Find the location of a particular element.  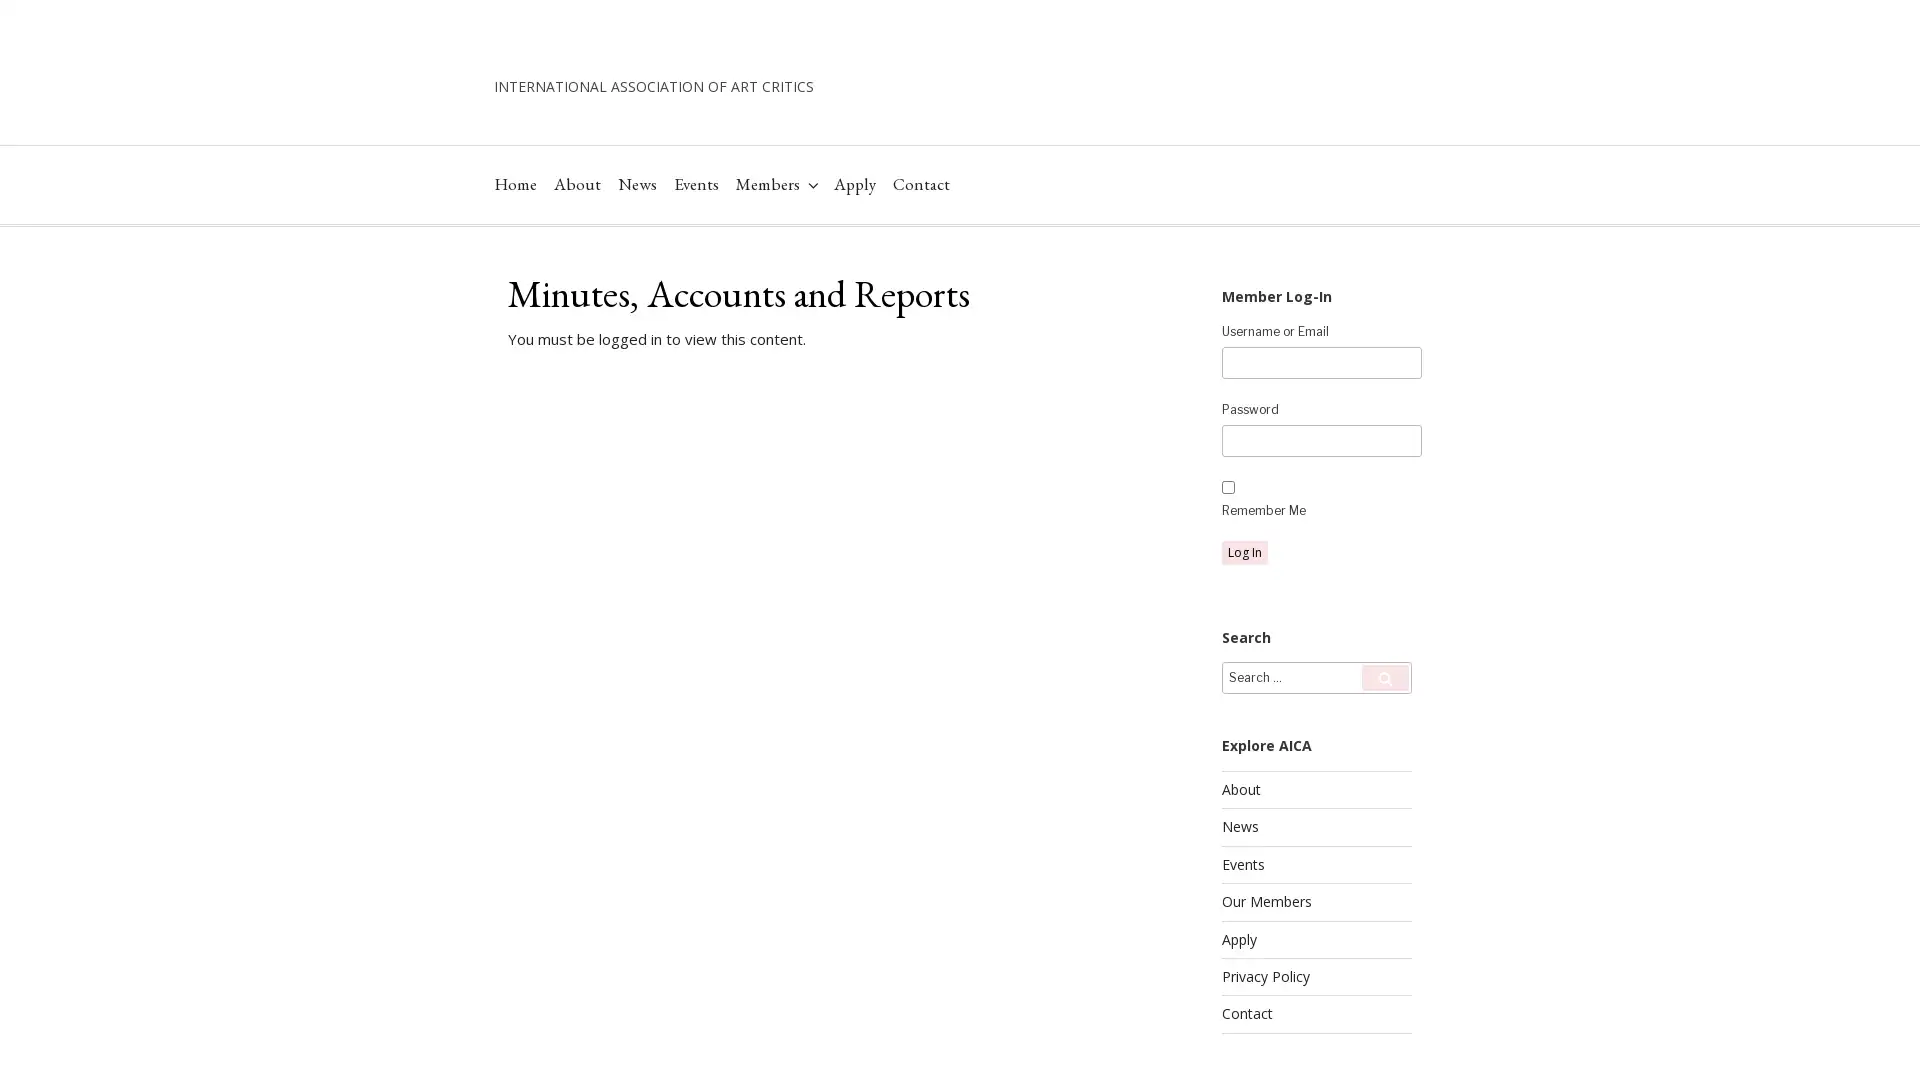

Search is located at coordinates (1384, 740).